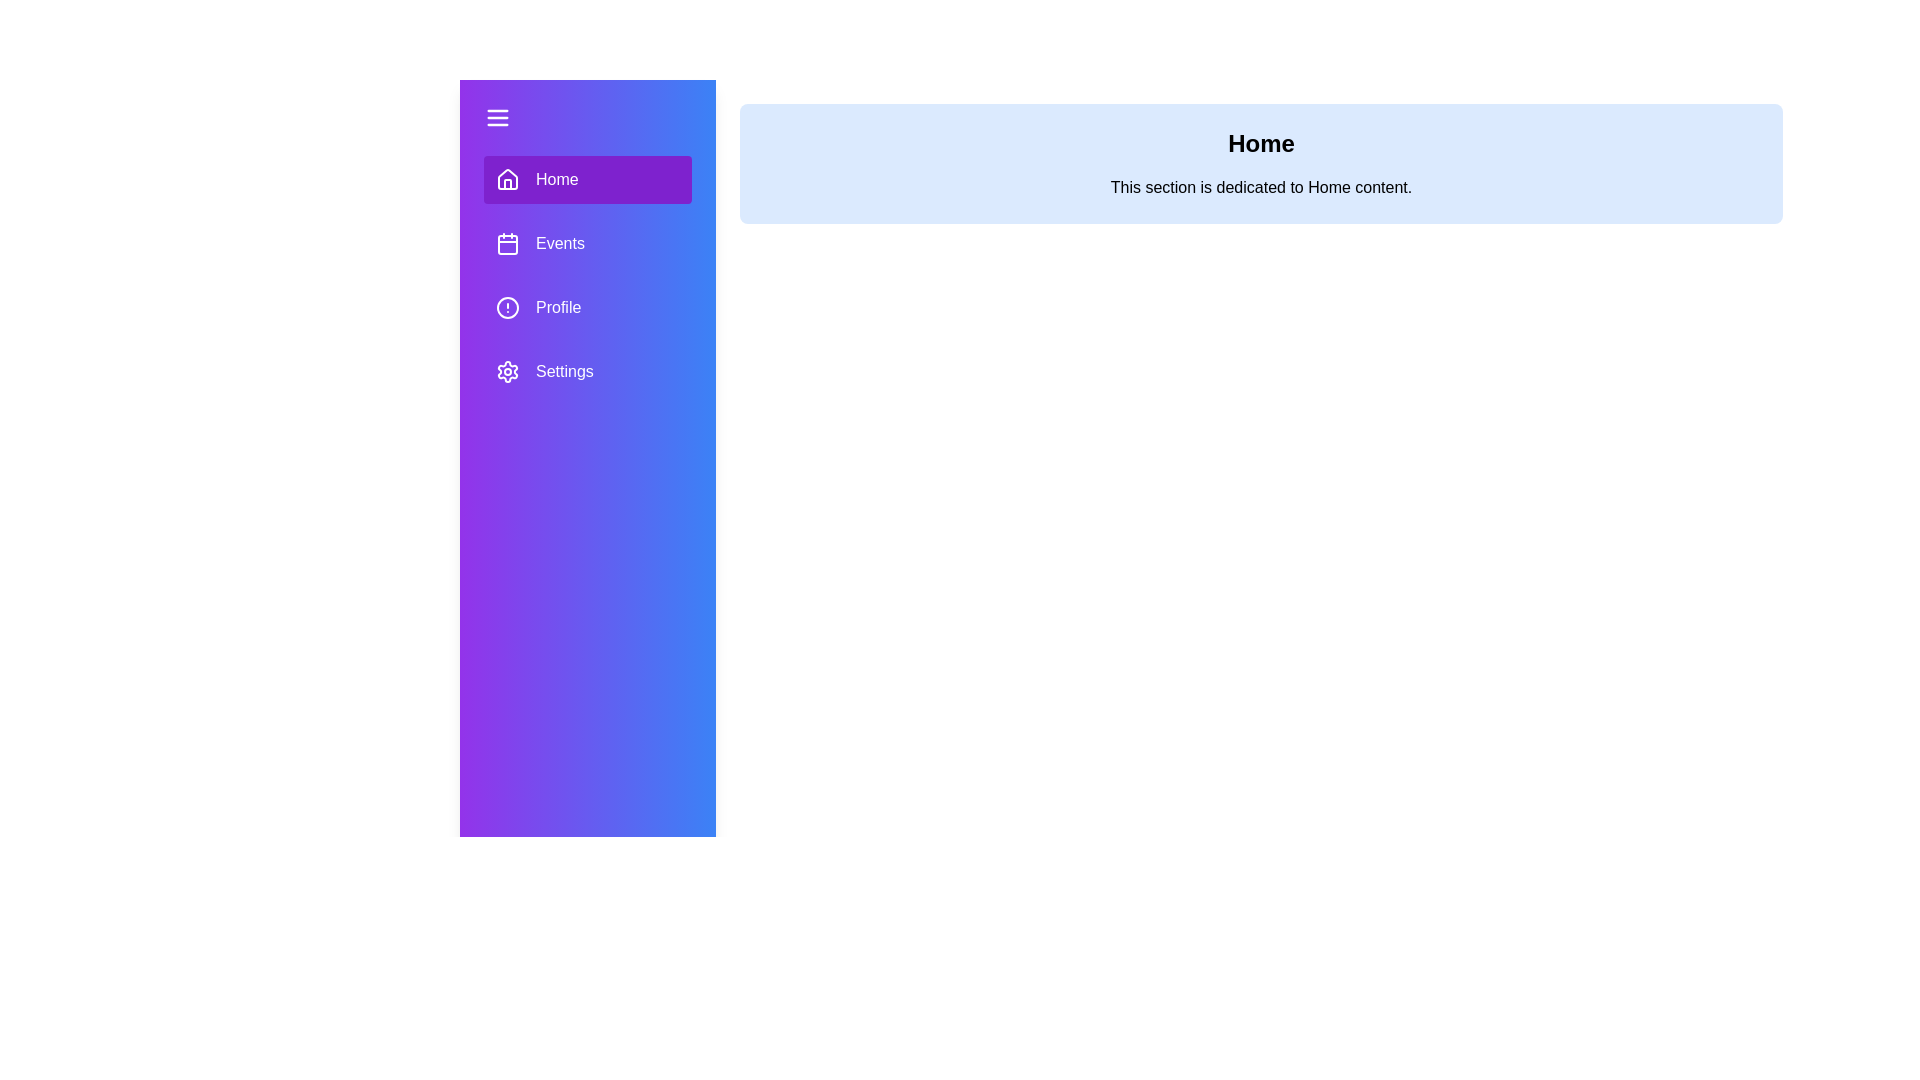  Describe the element at coordinates (587, 308) in the screenshot. I see `the third item in the vertical navigation menu, which serves as a link to the profile section, to change its background color` at that location.